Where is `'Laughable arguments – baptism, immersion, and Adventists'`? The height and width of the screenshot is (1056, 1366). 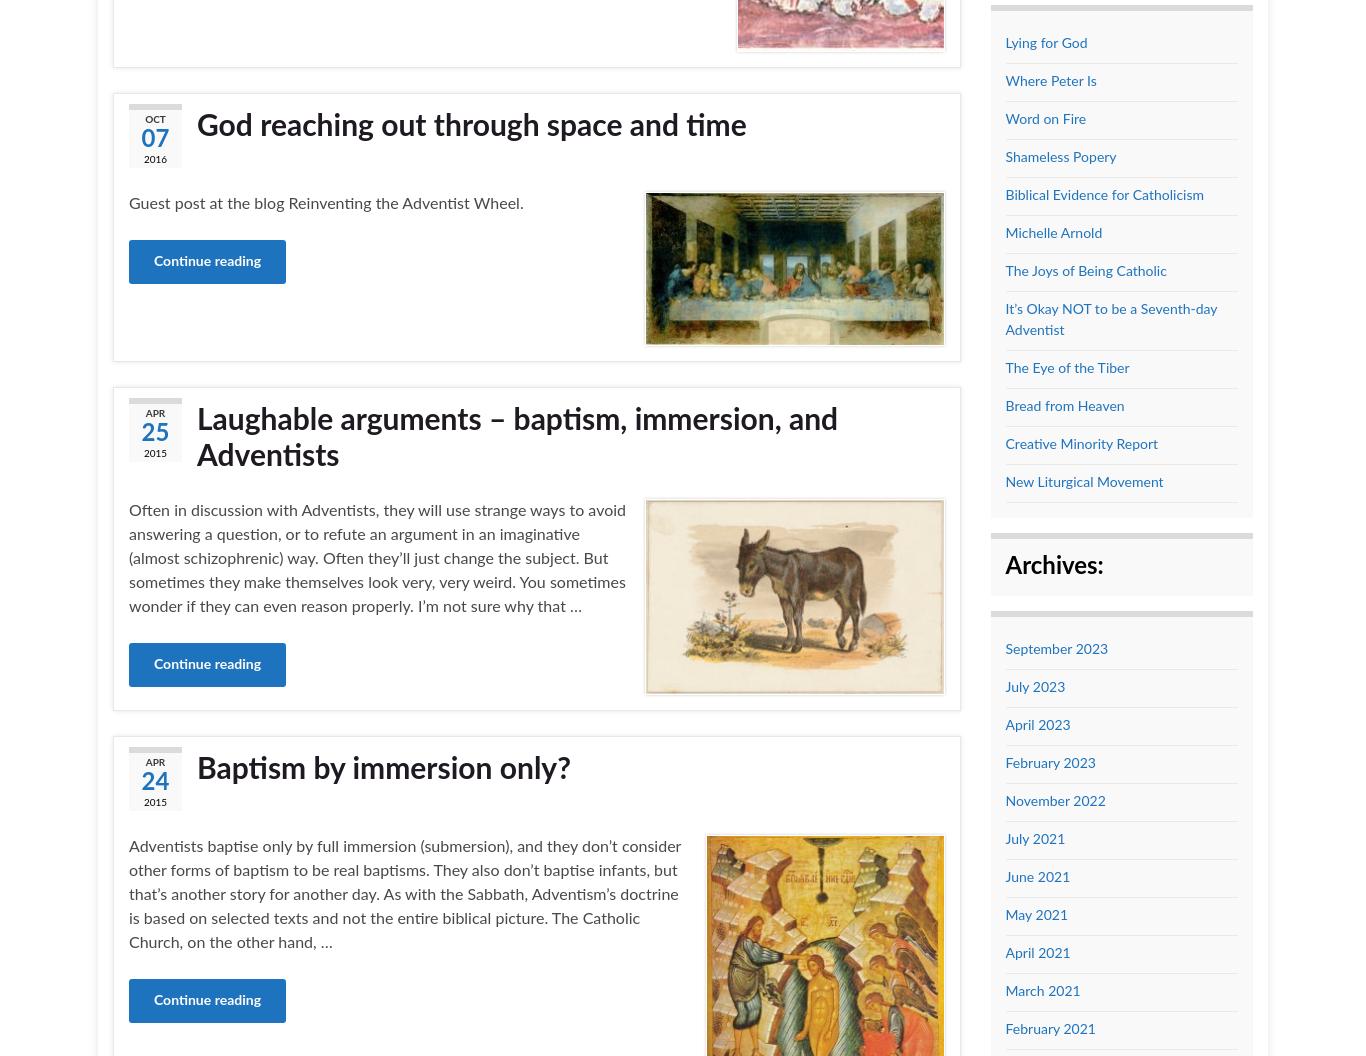
'Laughable arguments – baptism, immersion, and Adventists' is located at coordinates (517, 438).